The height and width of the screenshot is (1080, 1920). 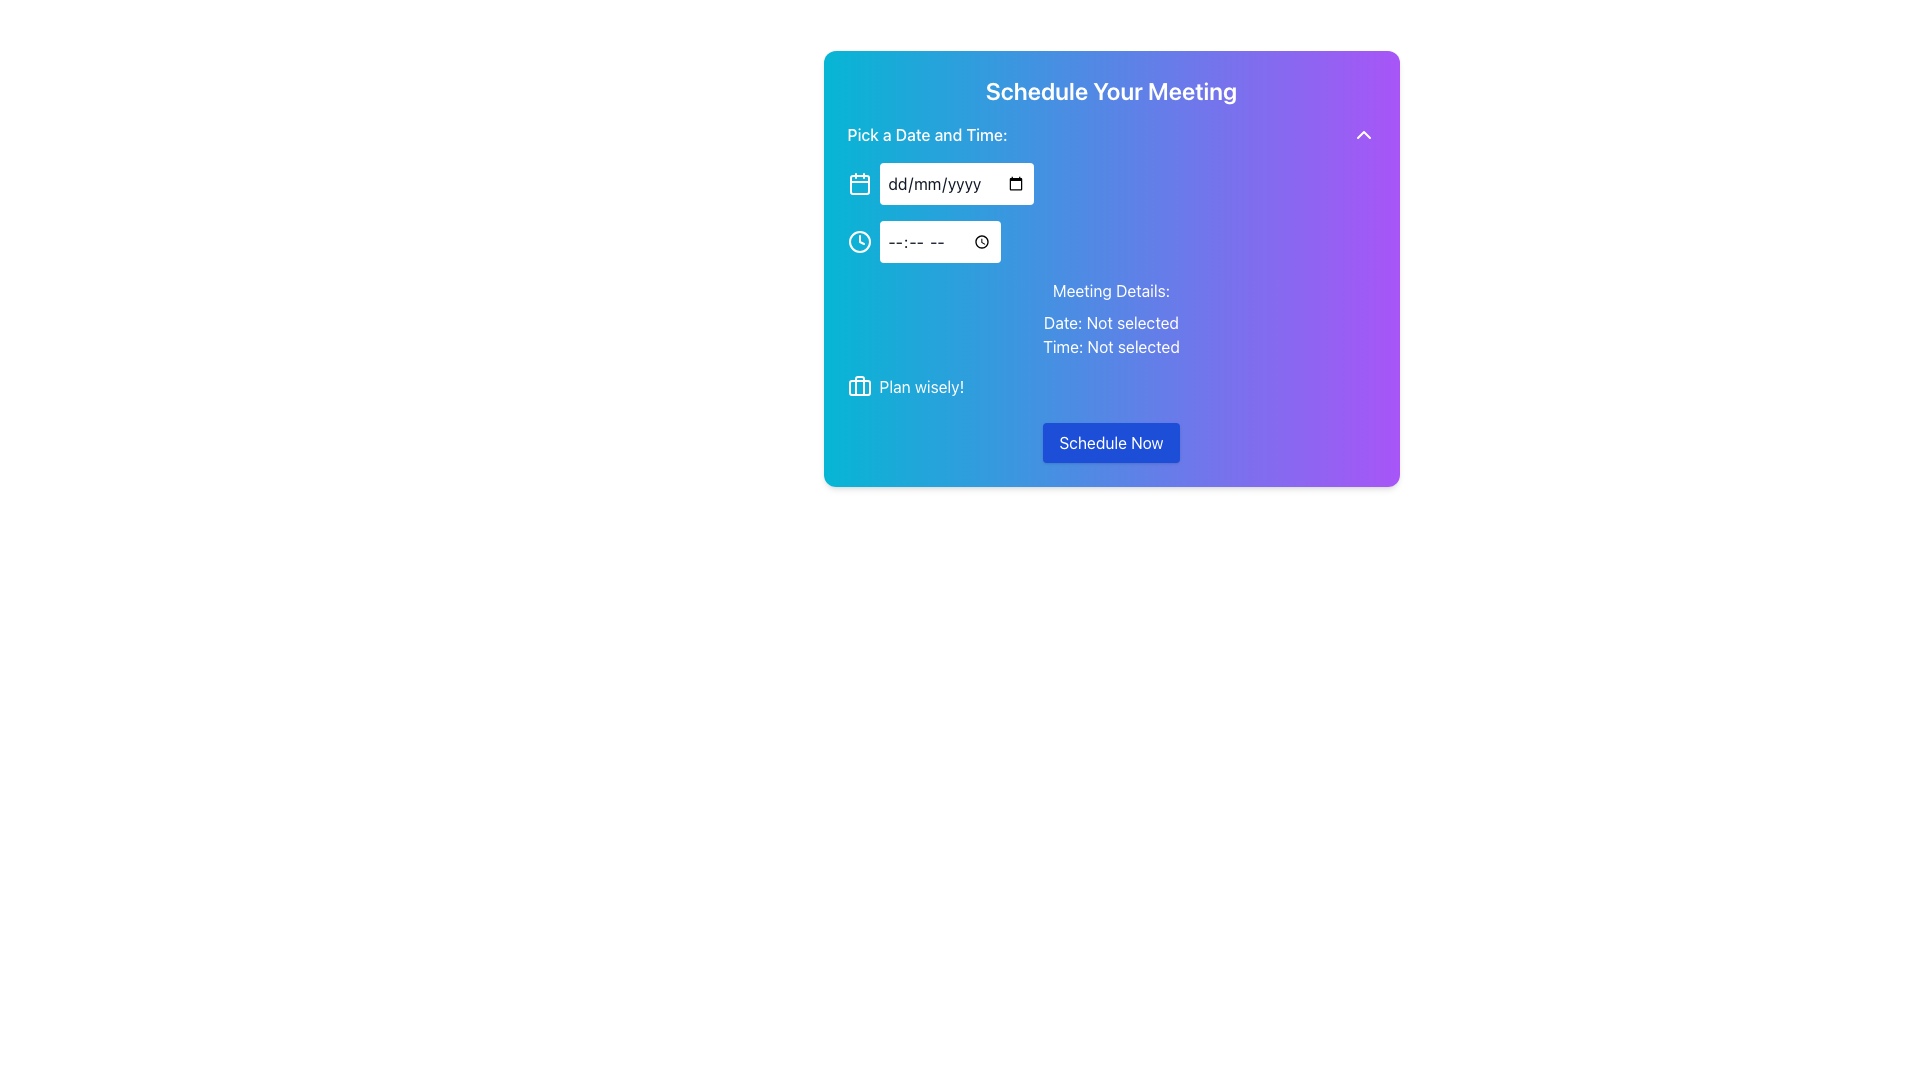 What do you see at coordinates (1110, 290) in the screenshot?
I see `the text label that reads 'Meeting Details:' which is styled in bold font and is positioned above the 'Date: Not selected' text` at bounding box center [1110, 290].